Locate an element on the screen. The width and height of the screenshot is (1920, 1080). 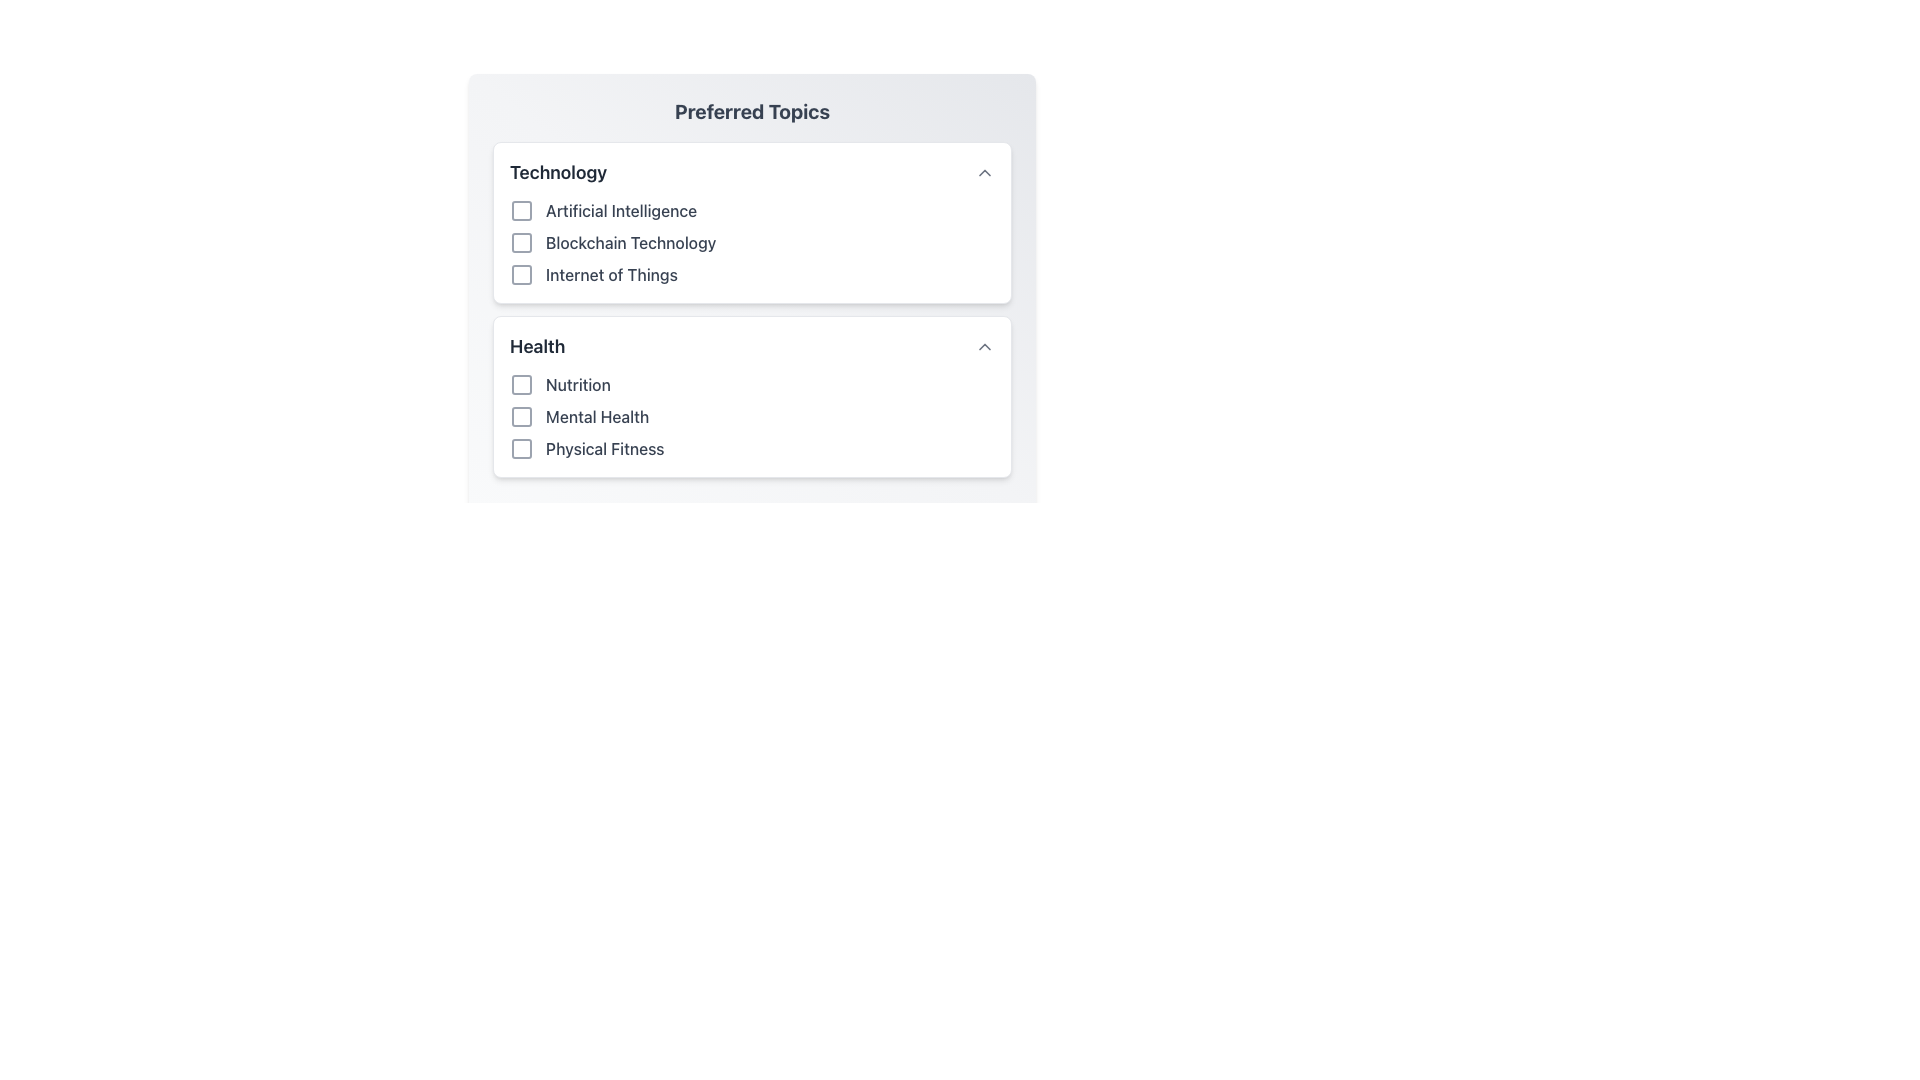
the checkbox labeled 'Mental Health' is located at coordinates (751, 415).